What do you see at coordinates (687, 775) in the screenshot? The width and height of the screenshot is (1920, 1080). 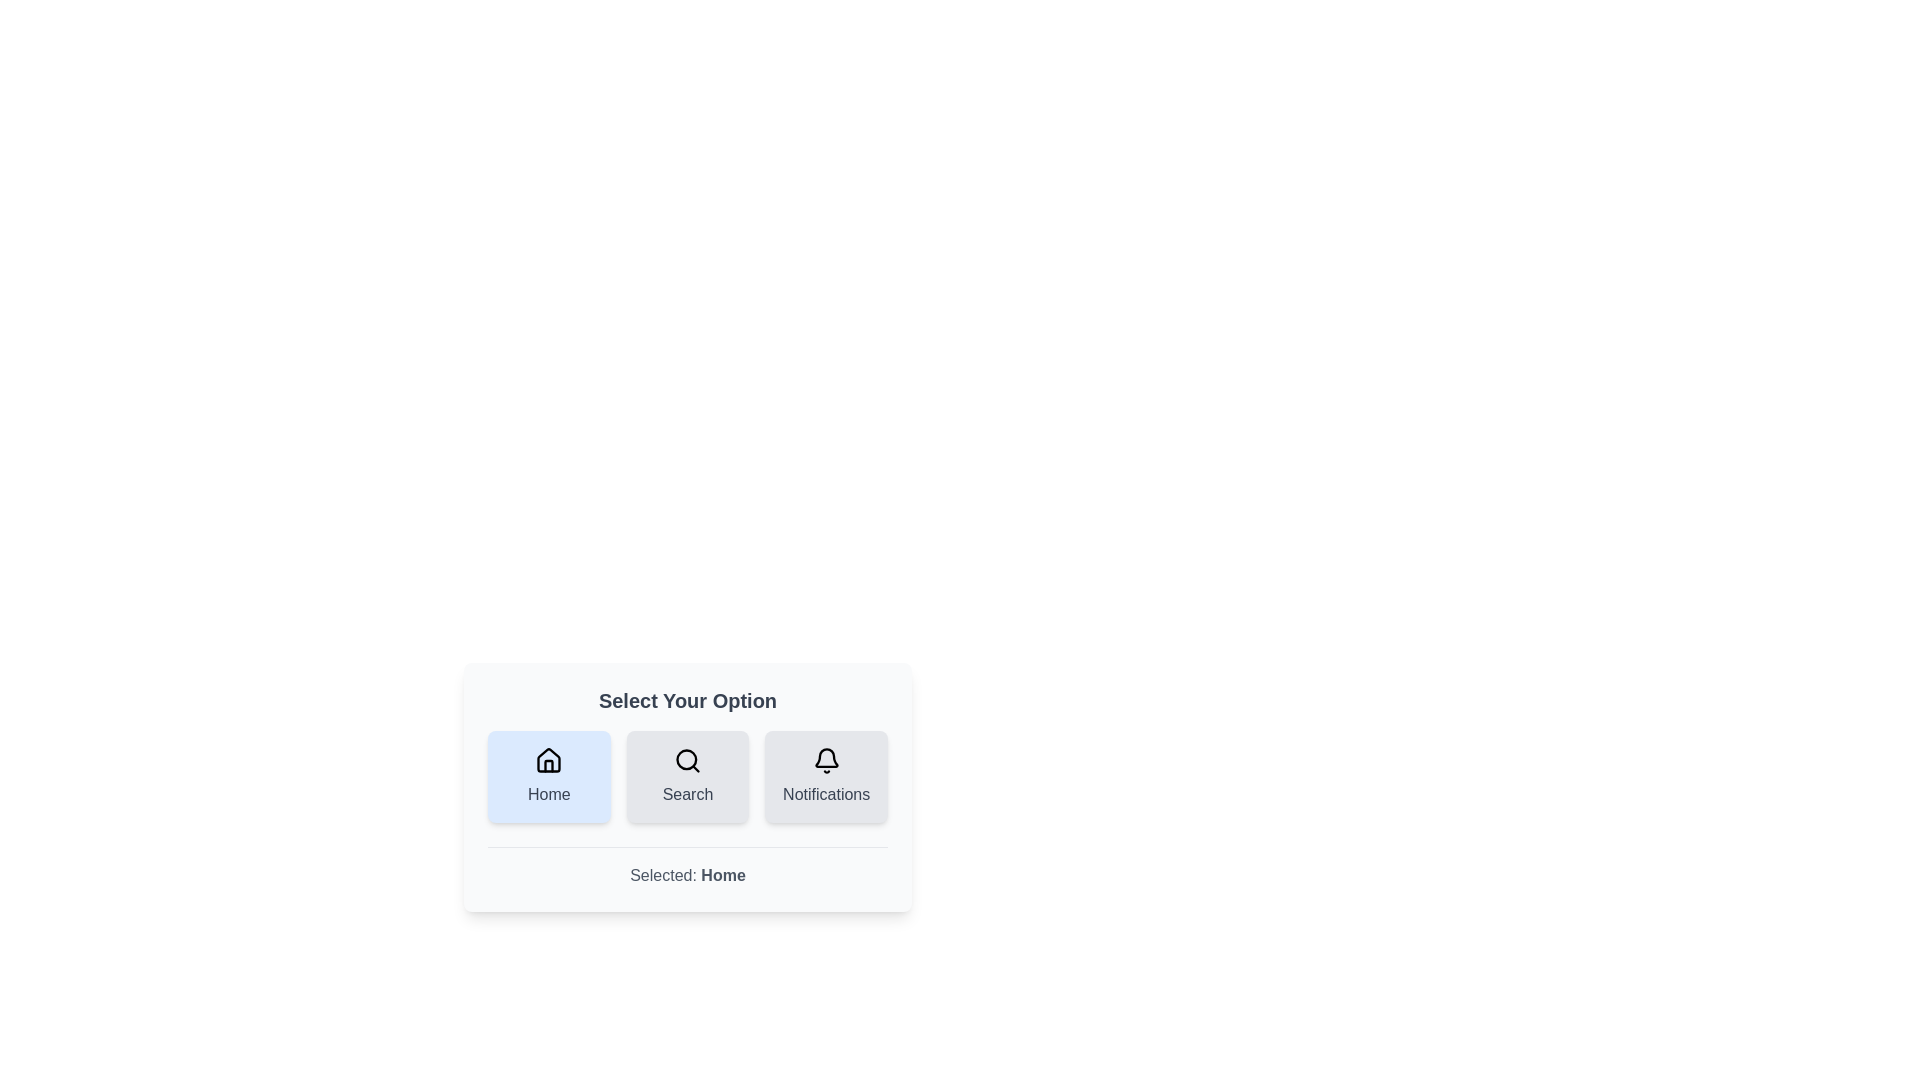 I see `the button labeled 'Search' to observe its hover effect` at bounding box center [687, 775].